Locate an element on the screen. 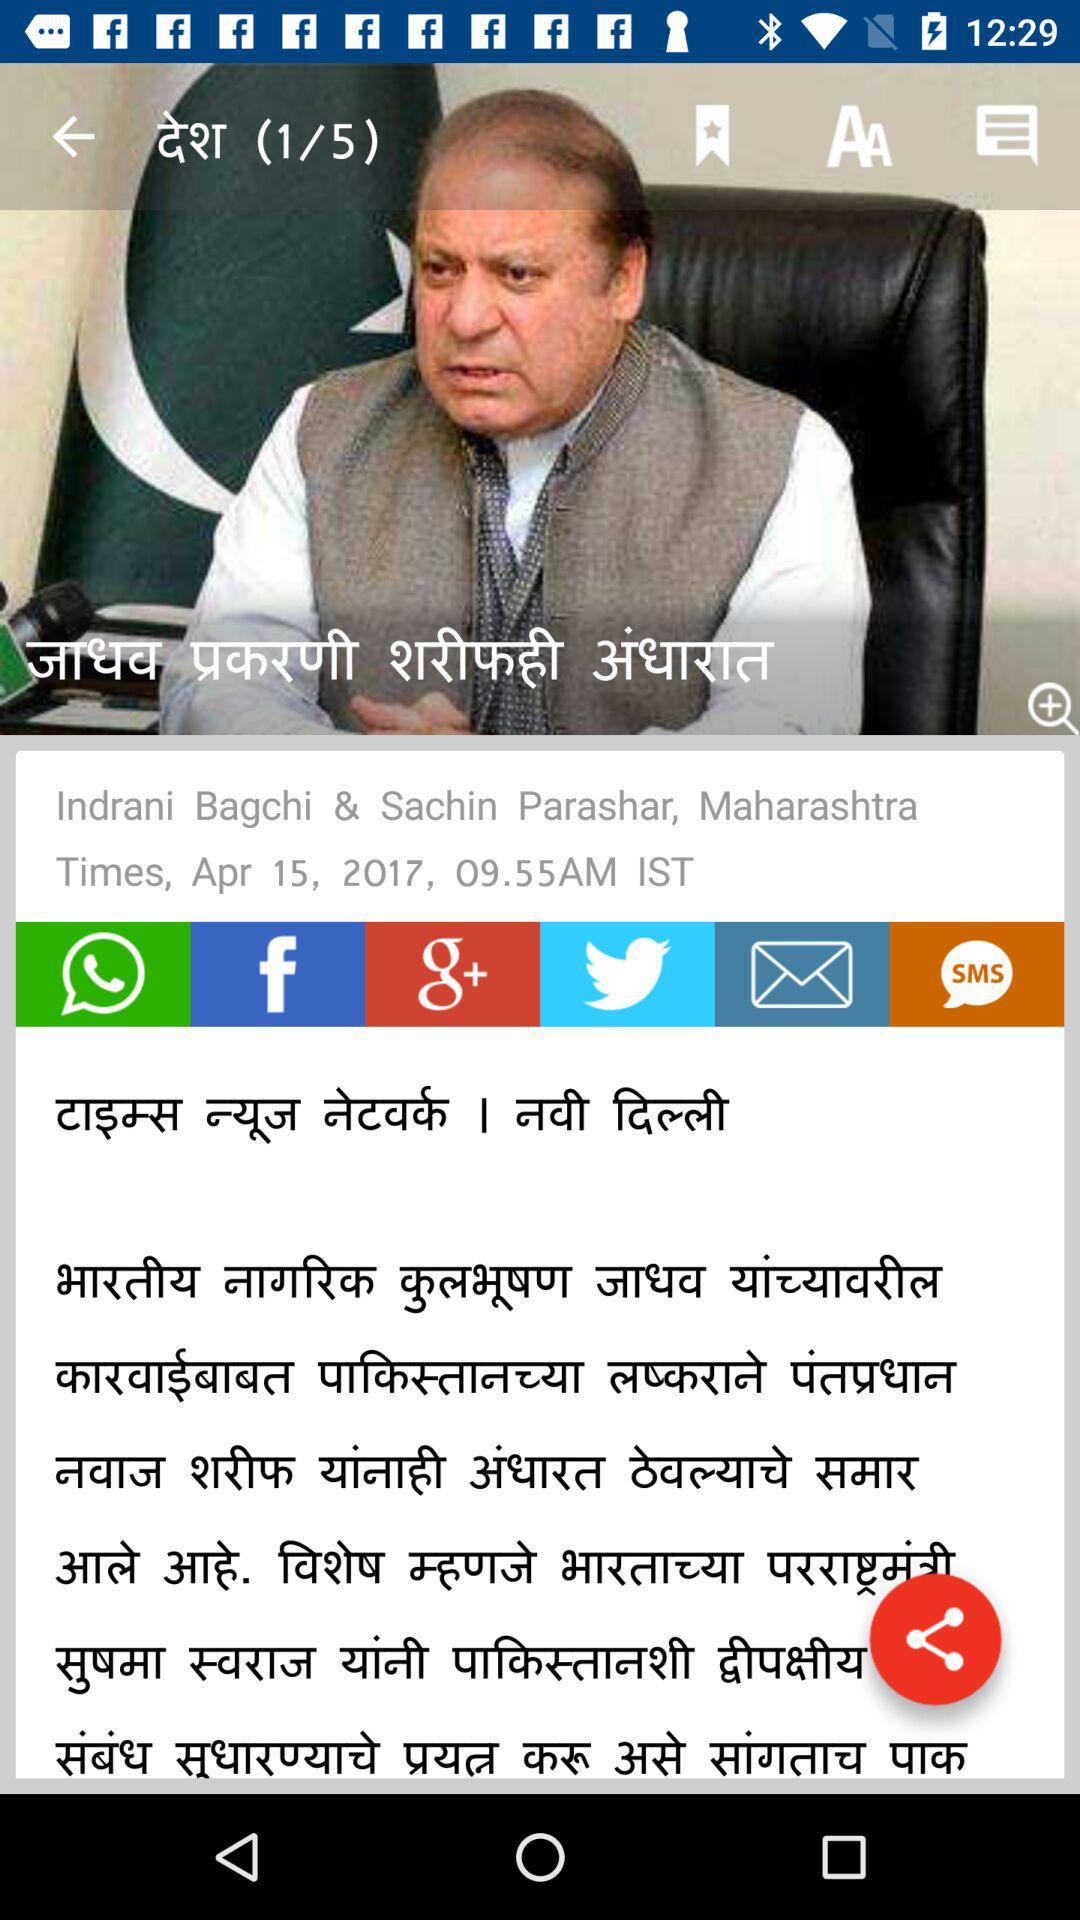 The height and width of the screenshot is (1920, 1080). email the story is located at coordinates (801, 974).